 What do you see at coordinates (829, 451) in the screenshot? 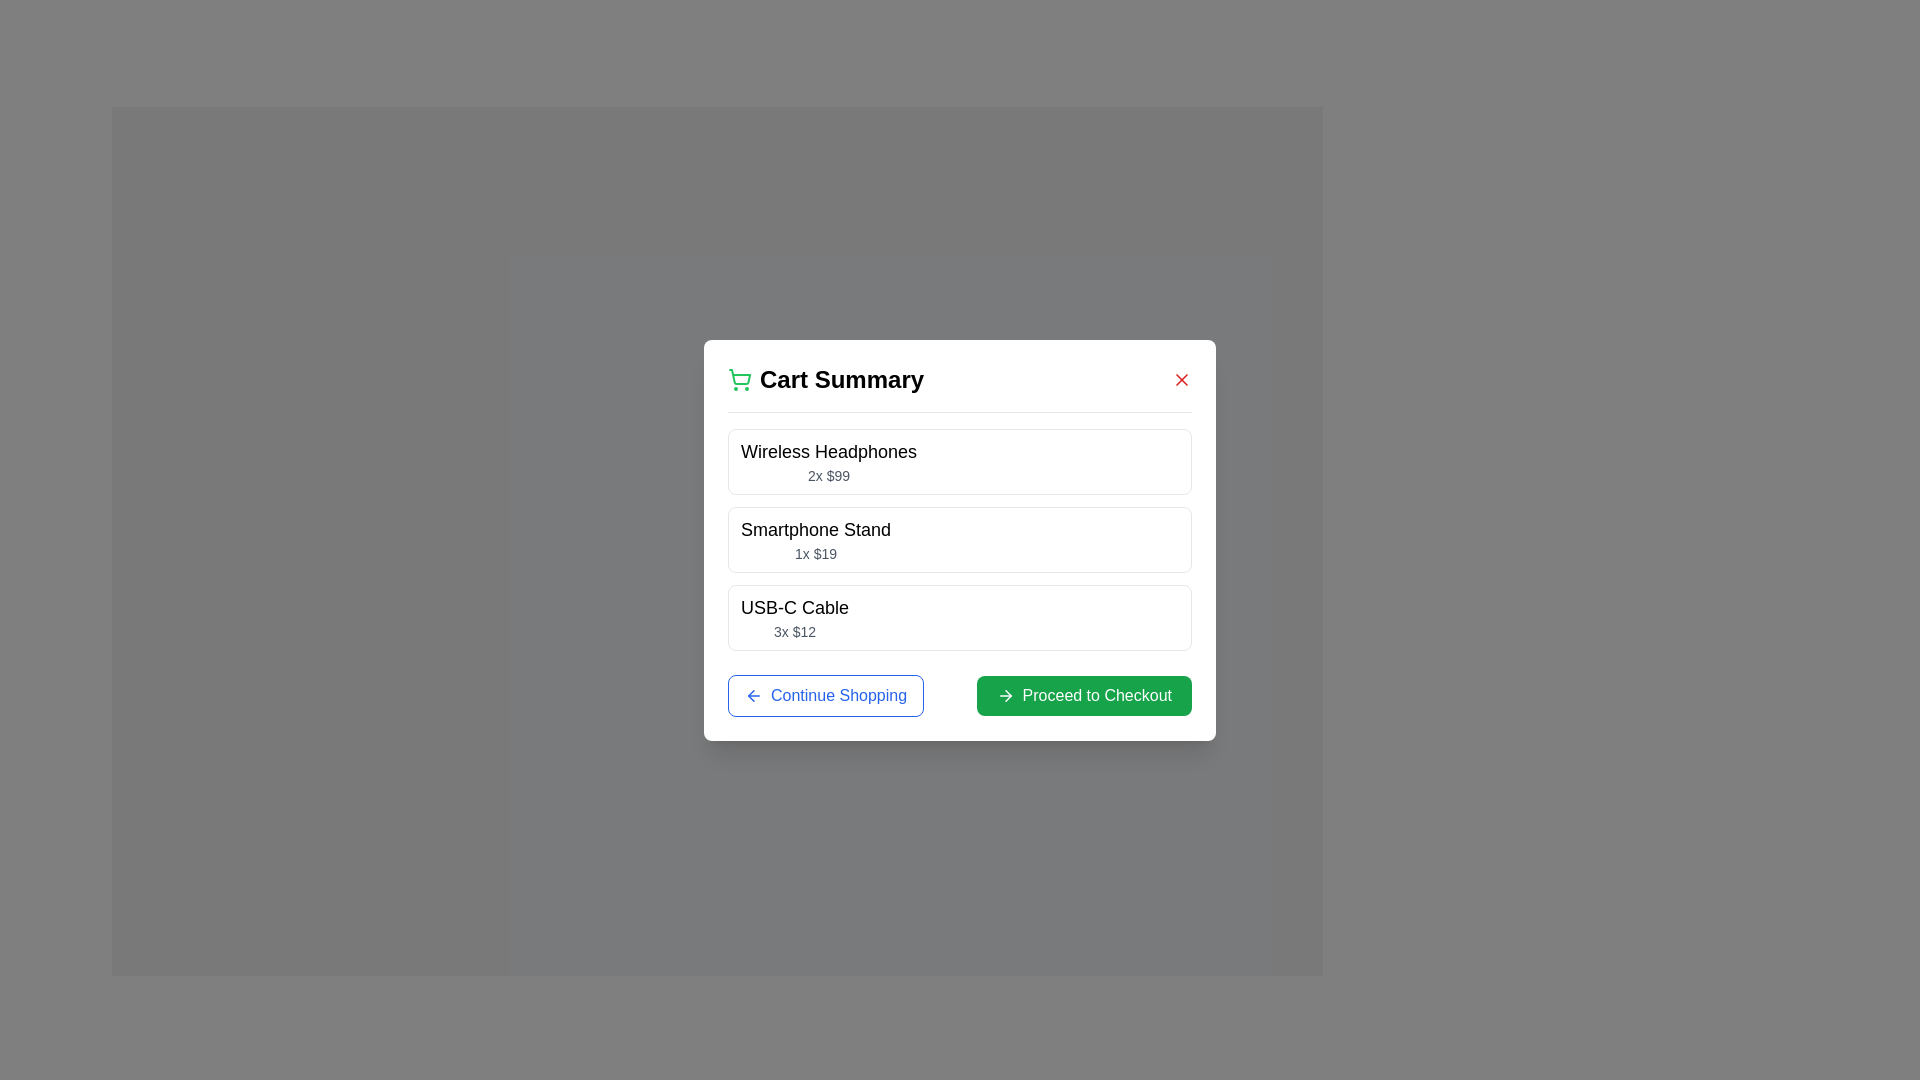
I see `the text label displaying 'Wireless Headphones', which is a bold title located at the top of the product information section in the 'Cart Summary' dialog box` at bounding box center [829, 451].